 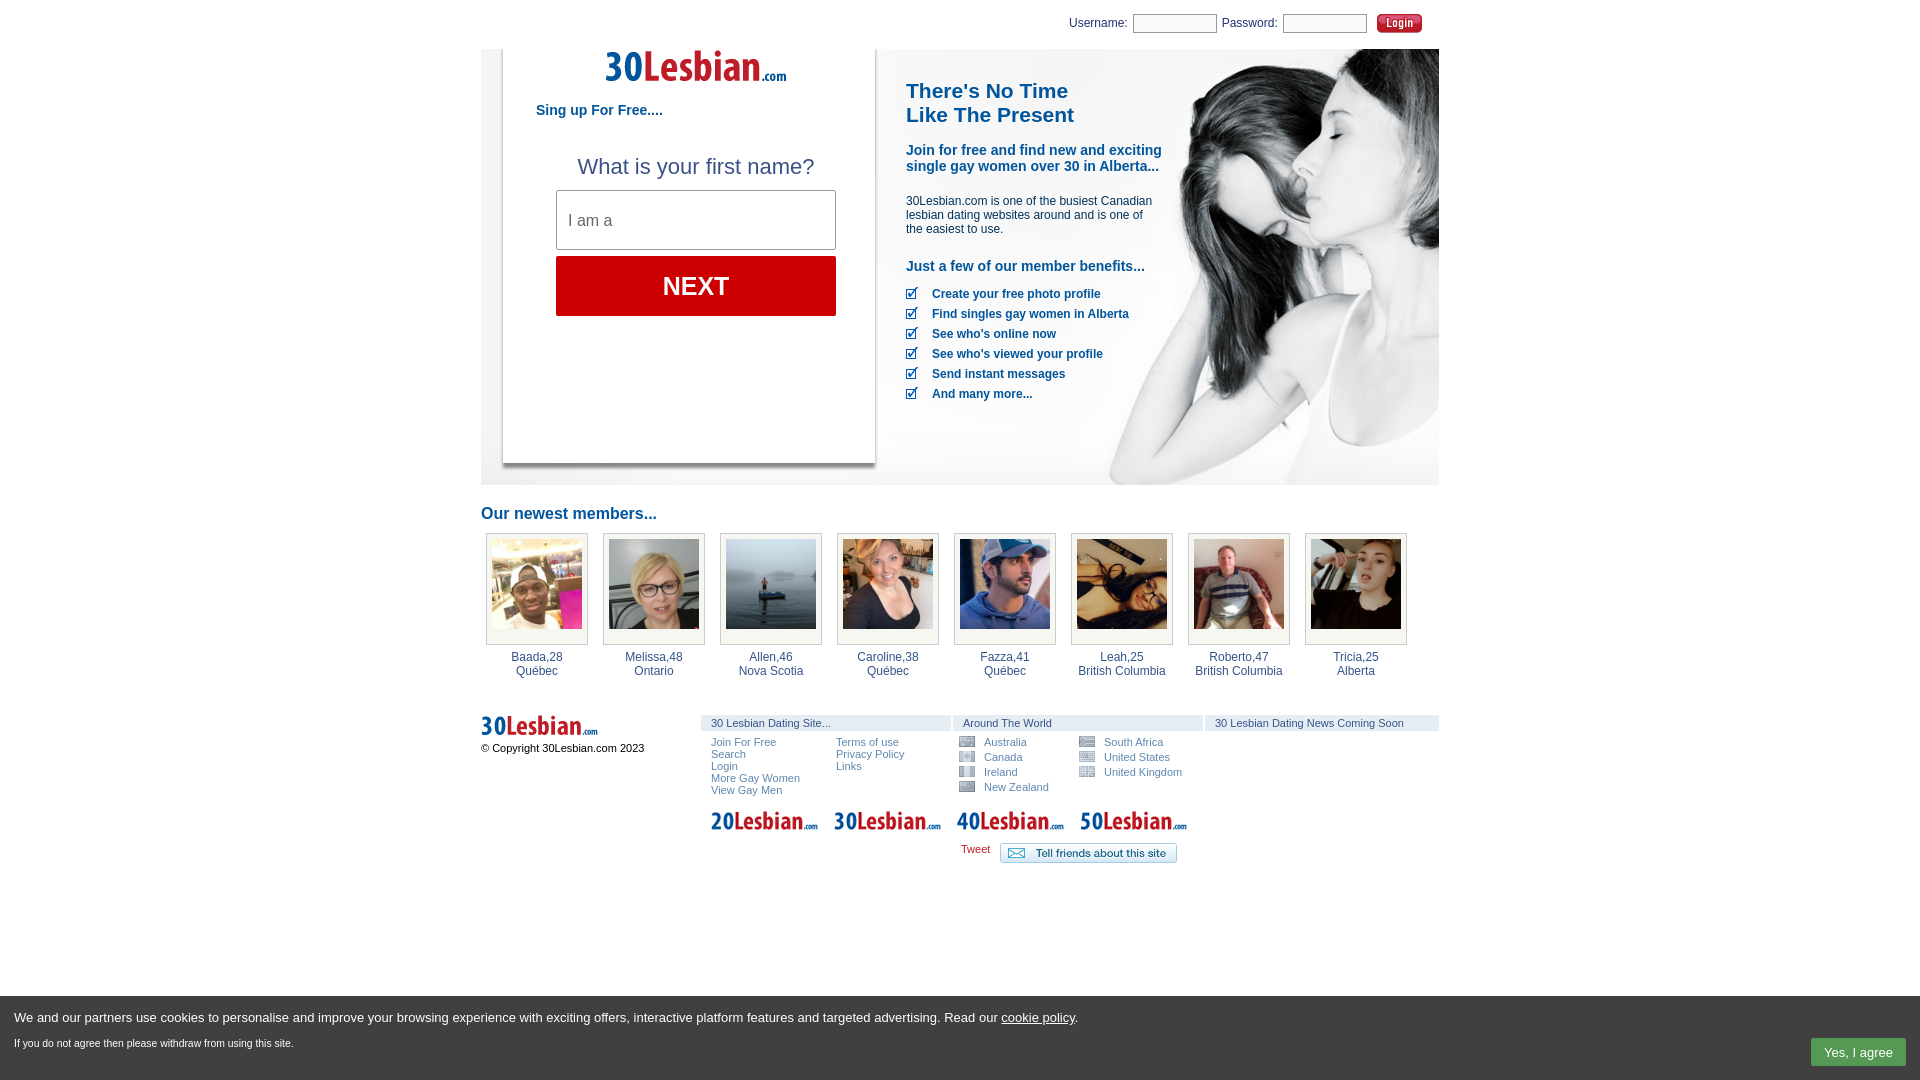 I want to click on 'United Kingdom', so click(x=1131, y=770).